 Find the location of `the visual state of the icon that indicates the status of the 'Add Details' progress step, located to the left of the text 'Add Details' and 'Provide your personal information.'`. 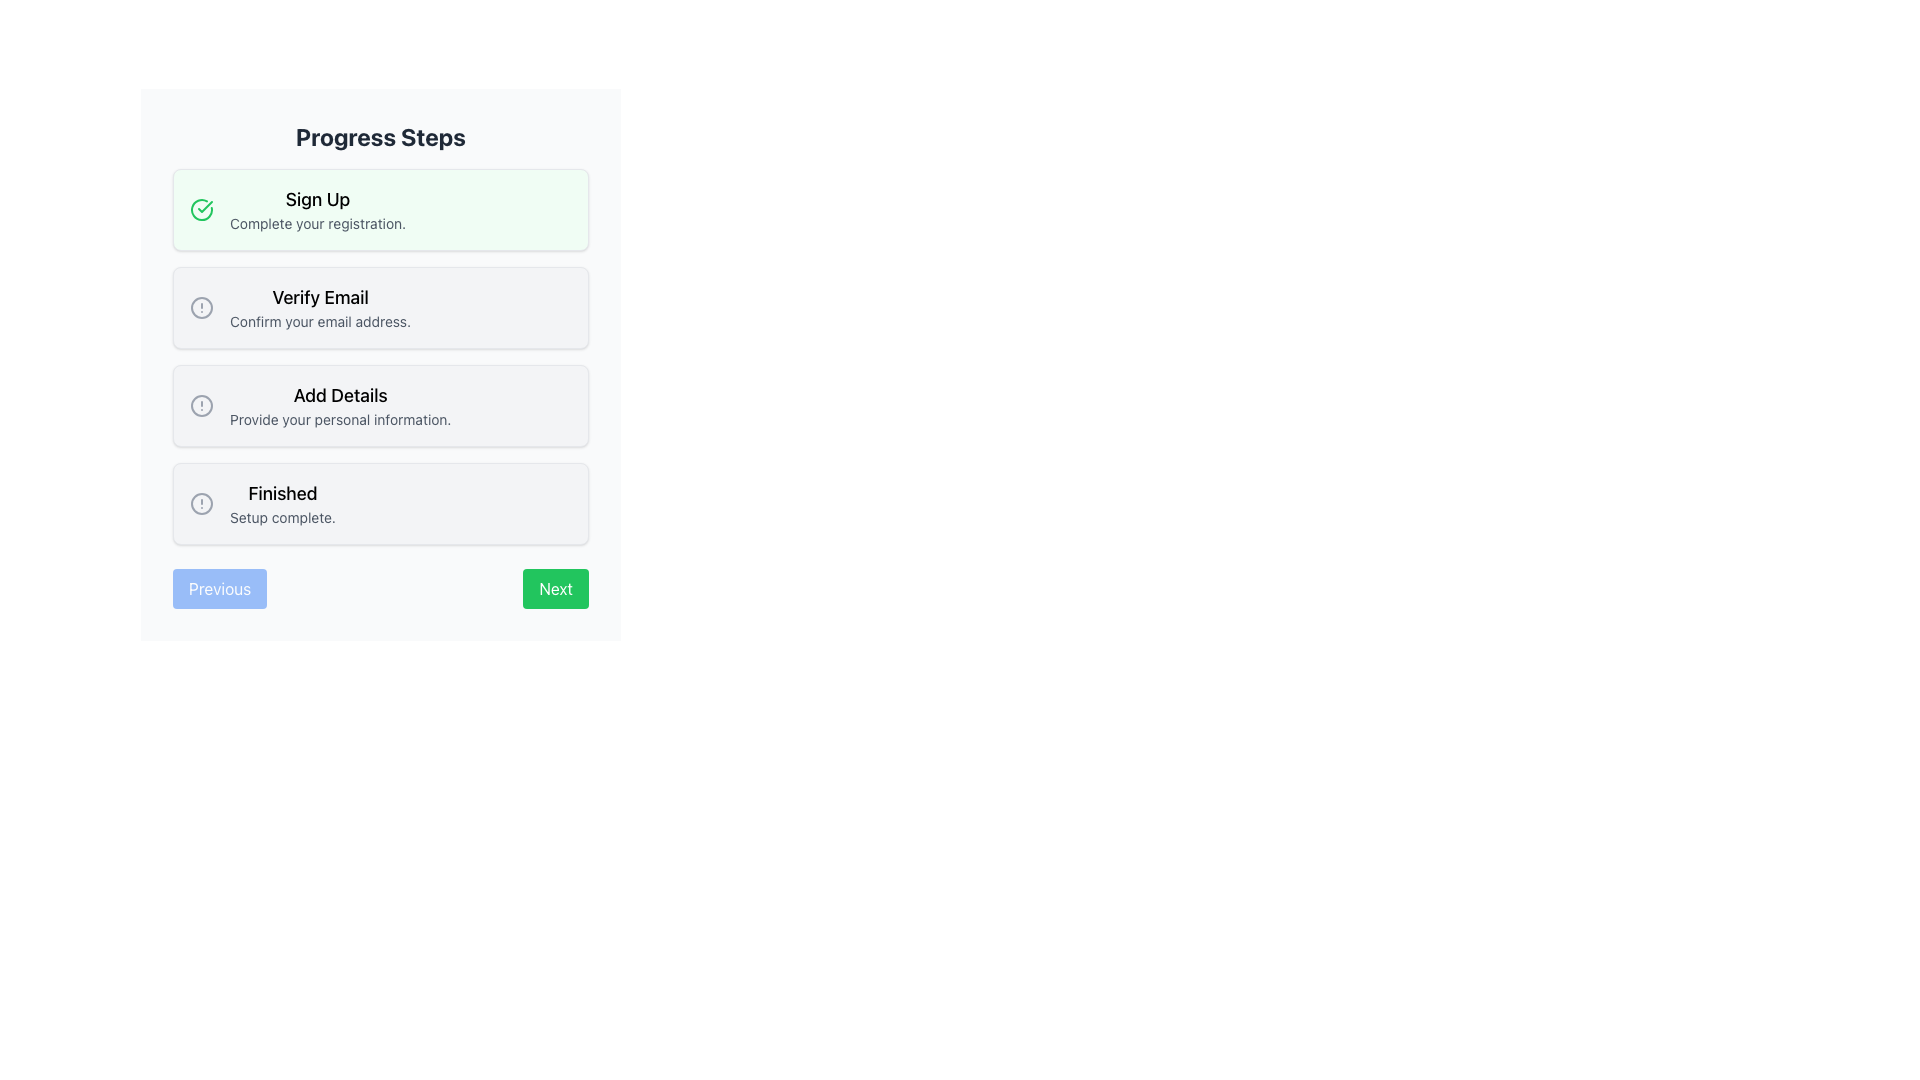

the visual state of the icon that indicates the status of the 'Add Details' progress step, located to the left of the text 'Add Details' and 'Provide your personal information.' is located at coordinates (201, 405).